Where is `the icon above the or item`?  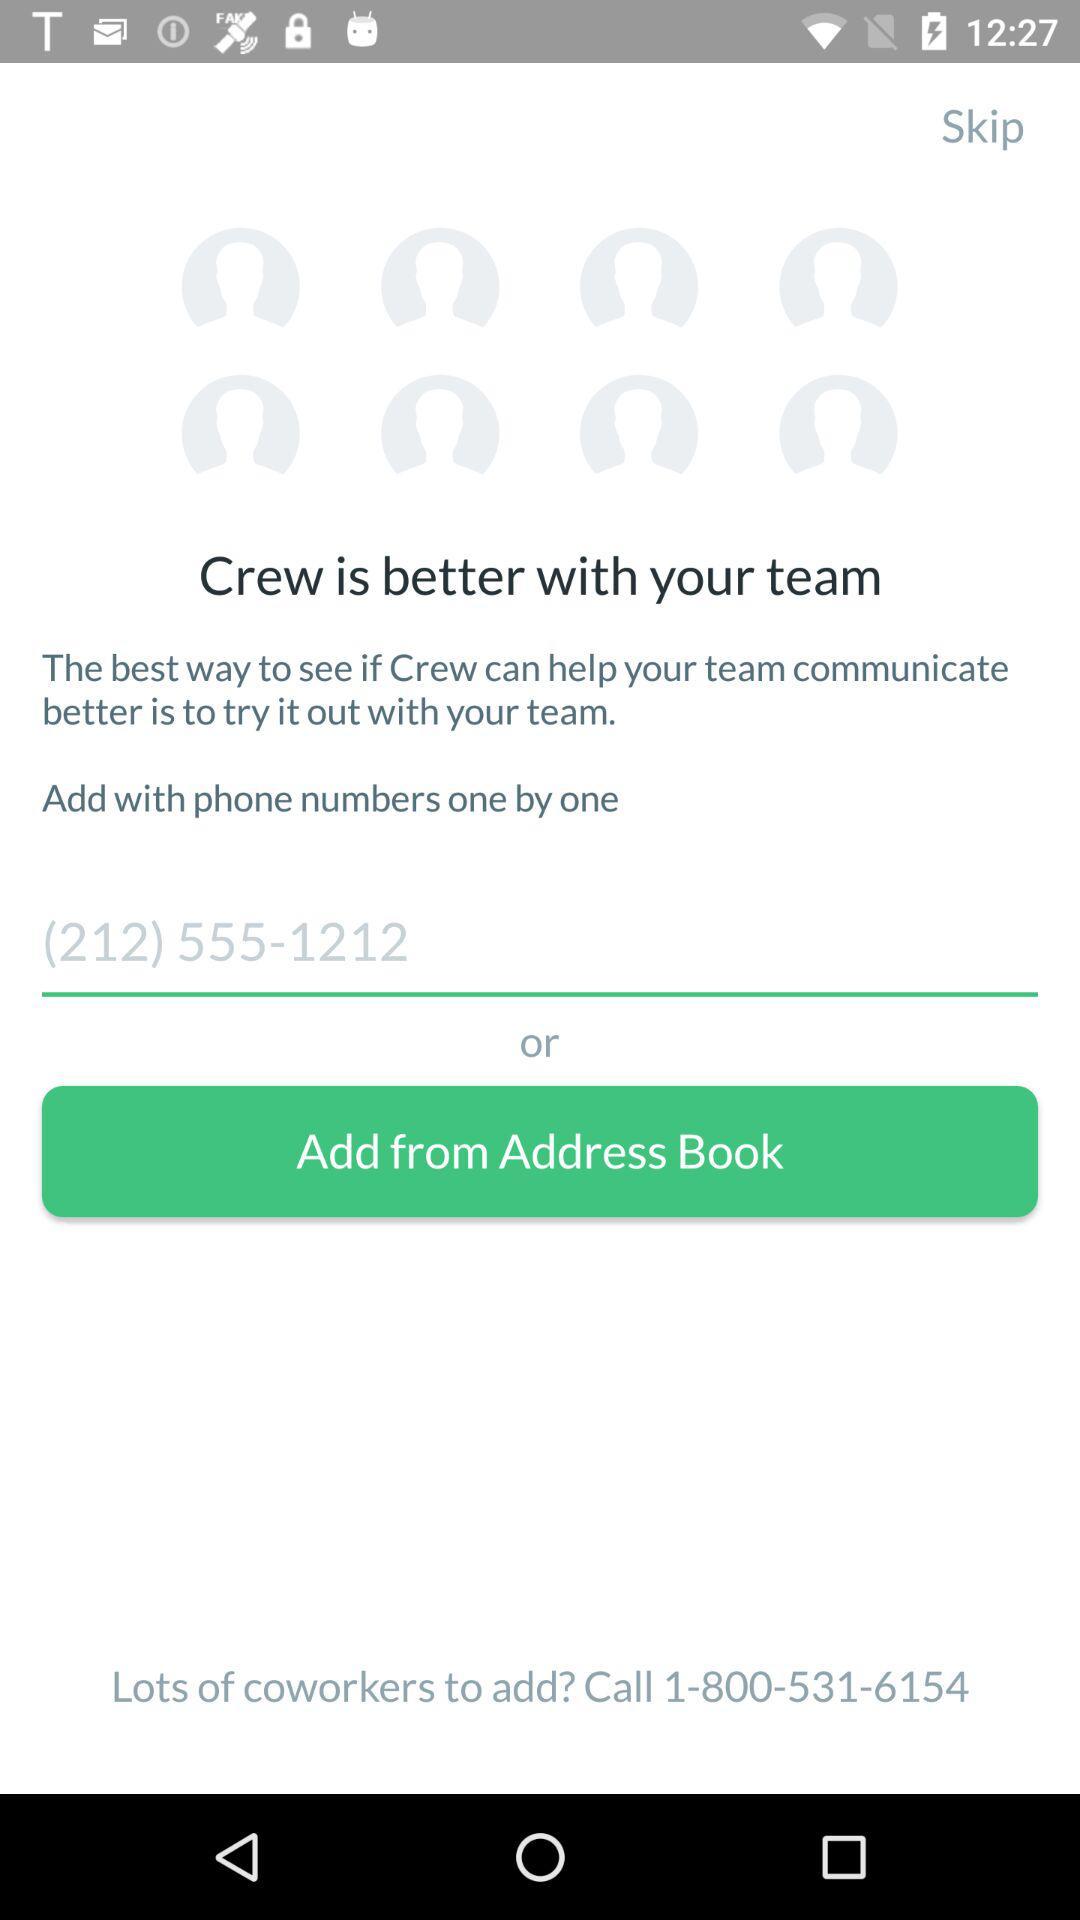
the icon above the or item is located at coordinates (540, 948).